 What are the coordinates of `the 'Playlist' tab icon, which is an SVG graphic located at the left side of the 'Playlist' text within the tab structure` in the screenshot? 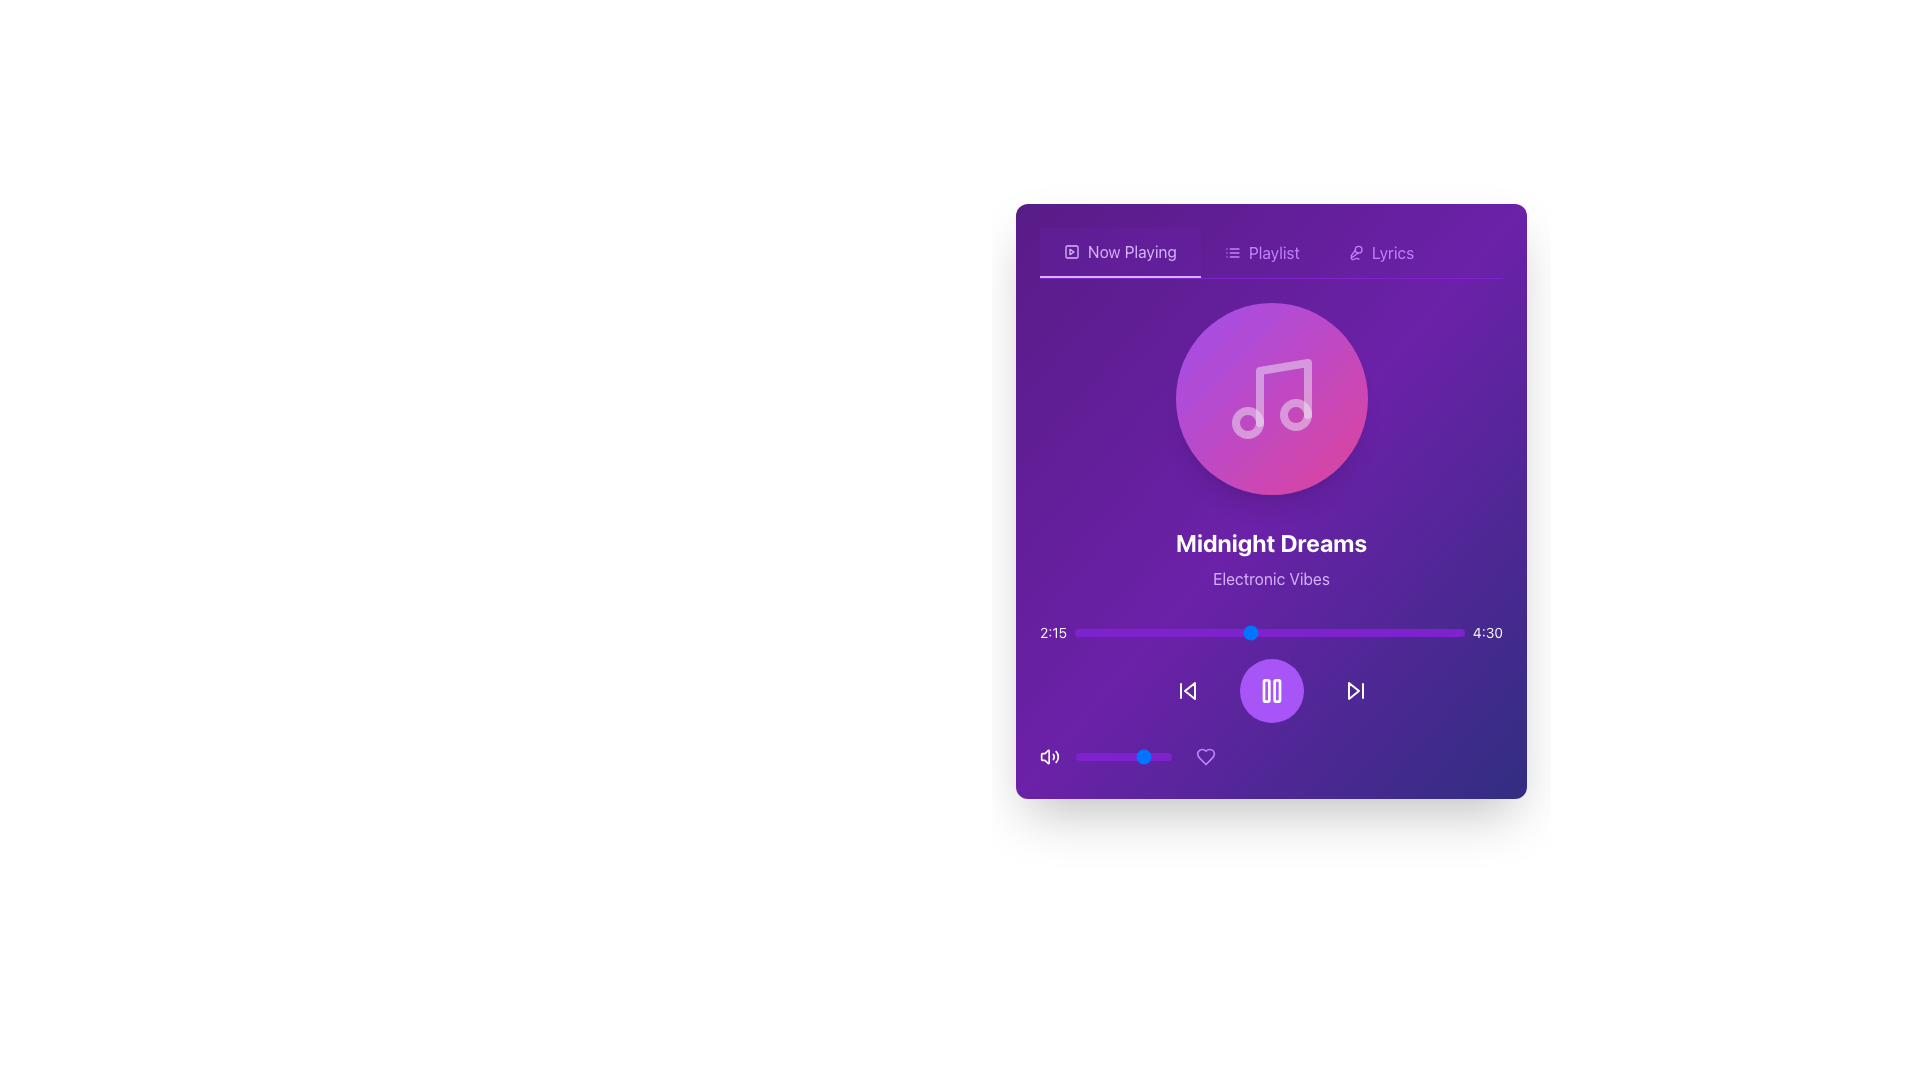 It's located at (1231, 252).